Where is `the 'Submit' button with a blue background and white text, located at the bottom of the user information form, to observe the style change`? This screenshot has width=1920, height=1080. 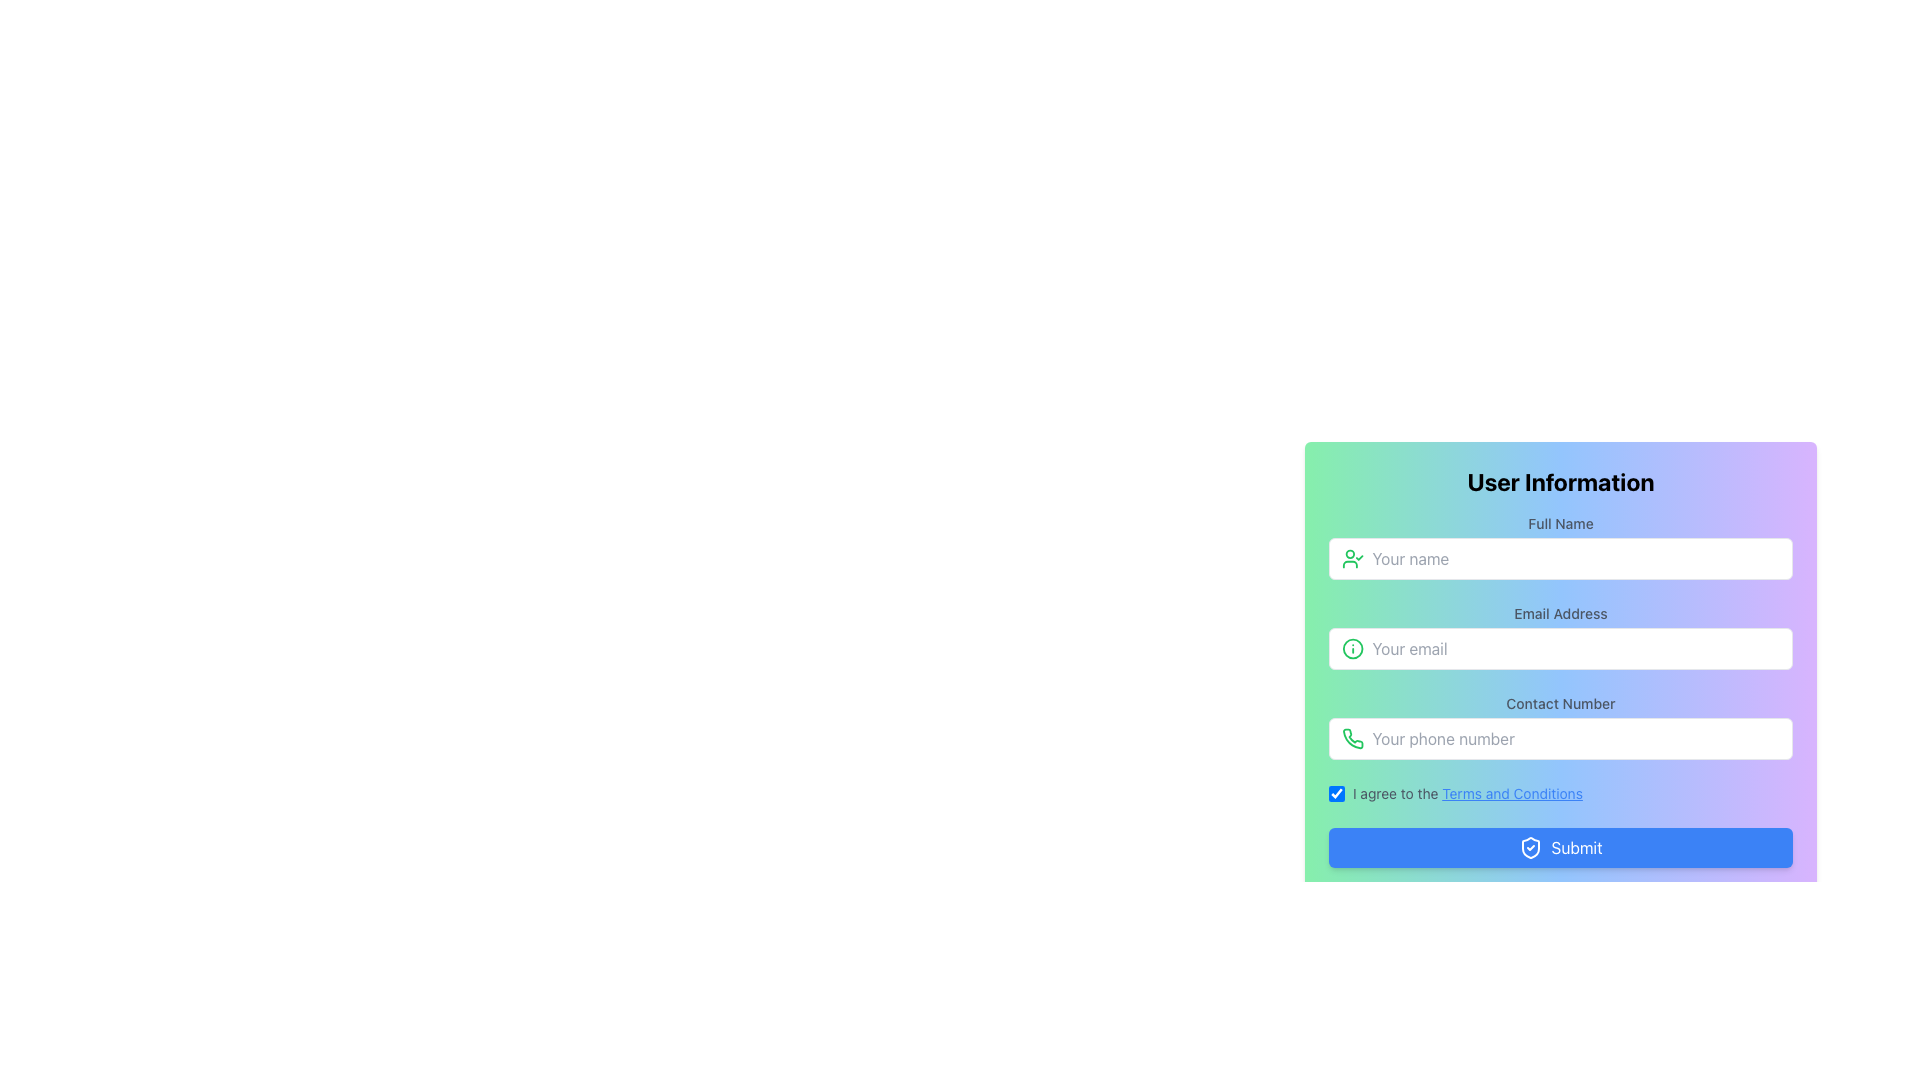 the 'Submit' button with a blue background and white text, located at the bottom of the user information form, to observe the style change is located at coordinates (1559, 848).